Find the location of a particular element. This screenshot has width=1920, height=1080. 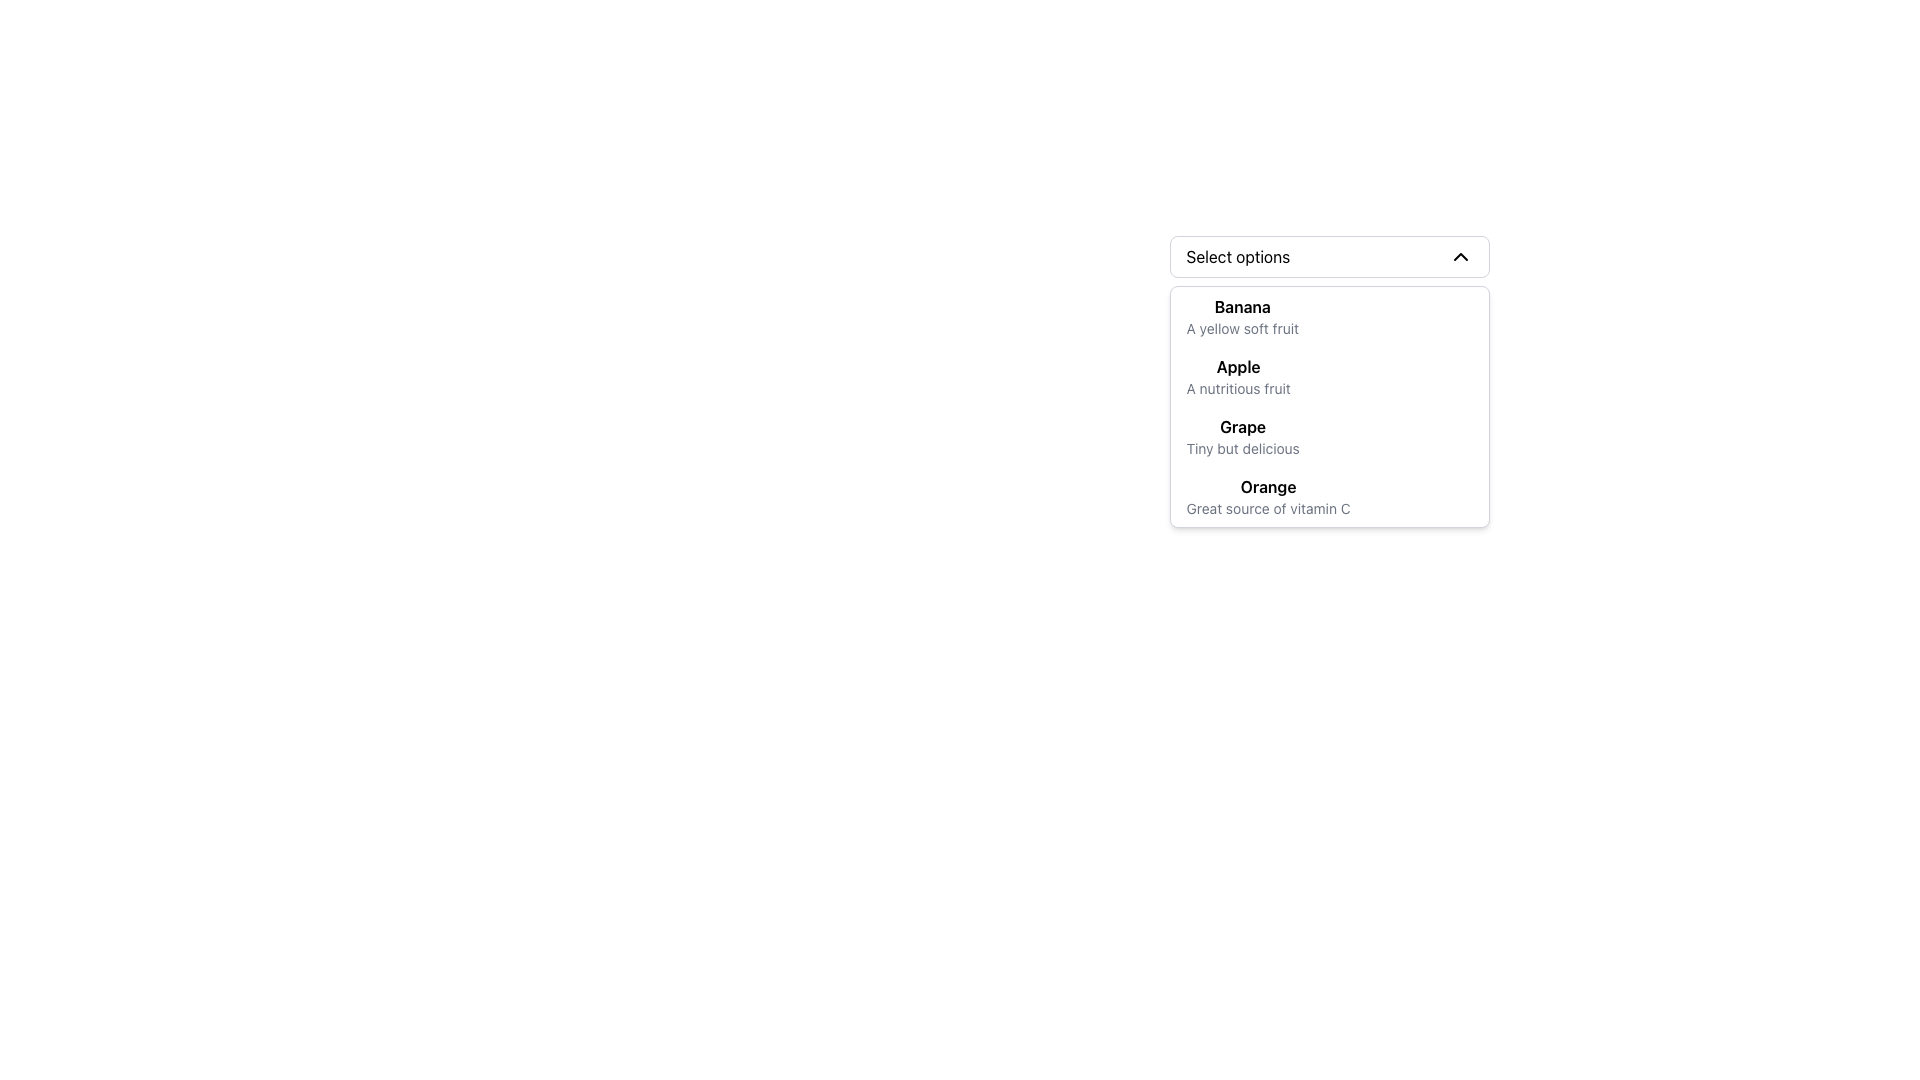

the Dropdown trigger button located at the top of the dropdown menu is located at coordinates (1329, 256).